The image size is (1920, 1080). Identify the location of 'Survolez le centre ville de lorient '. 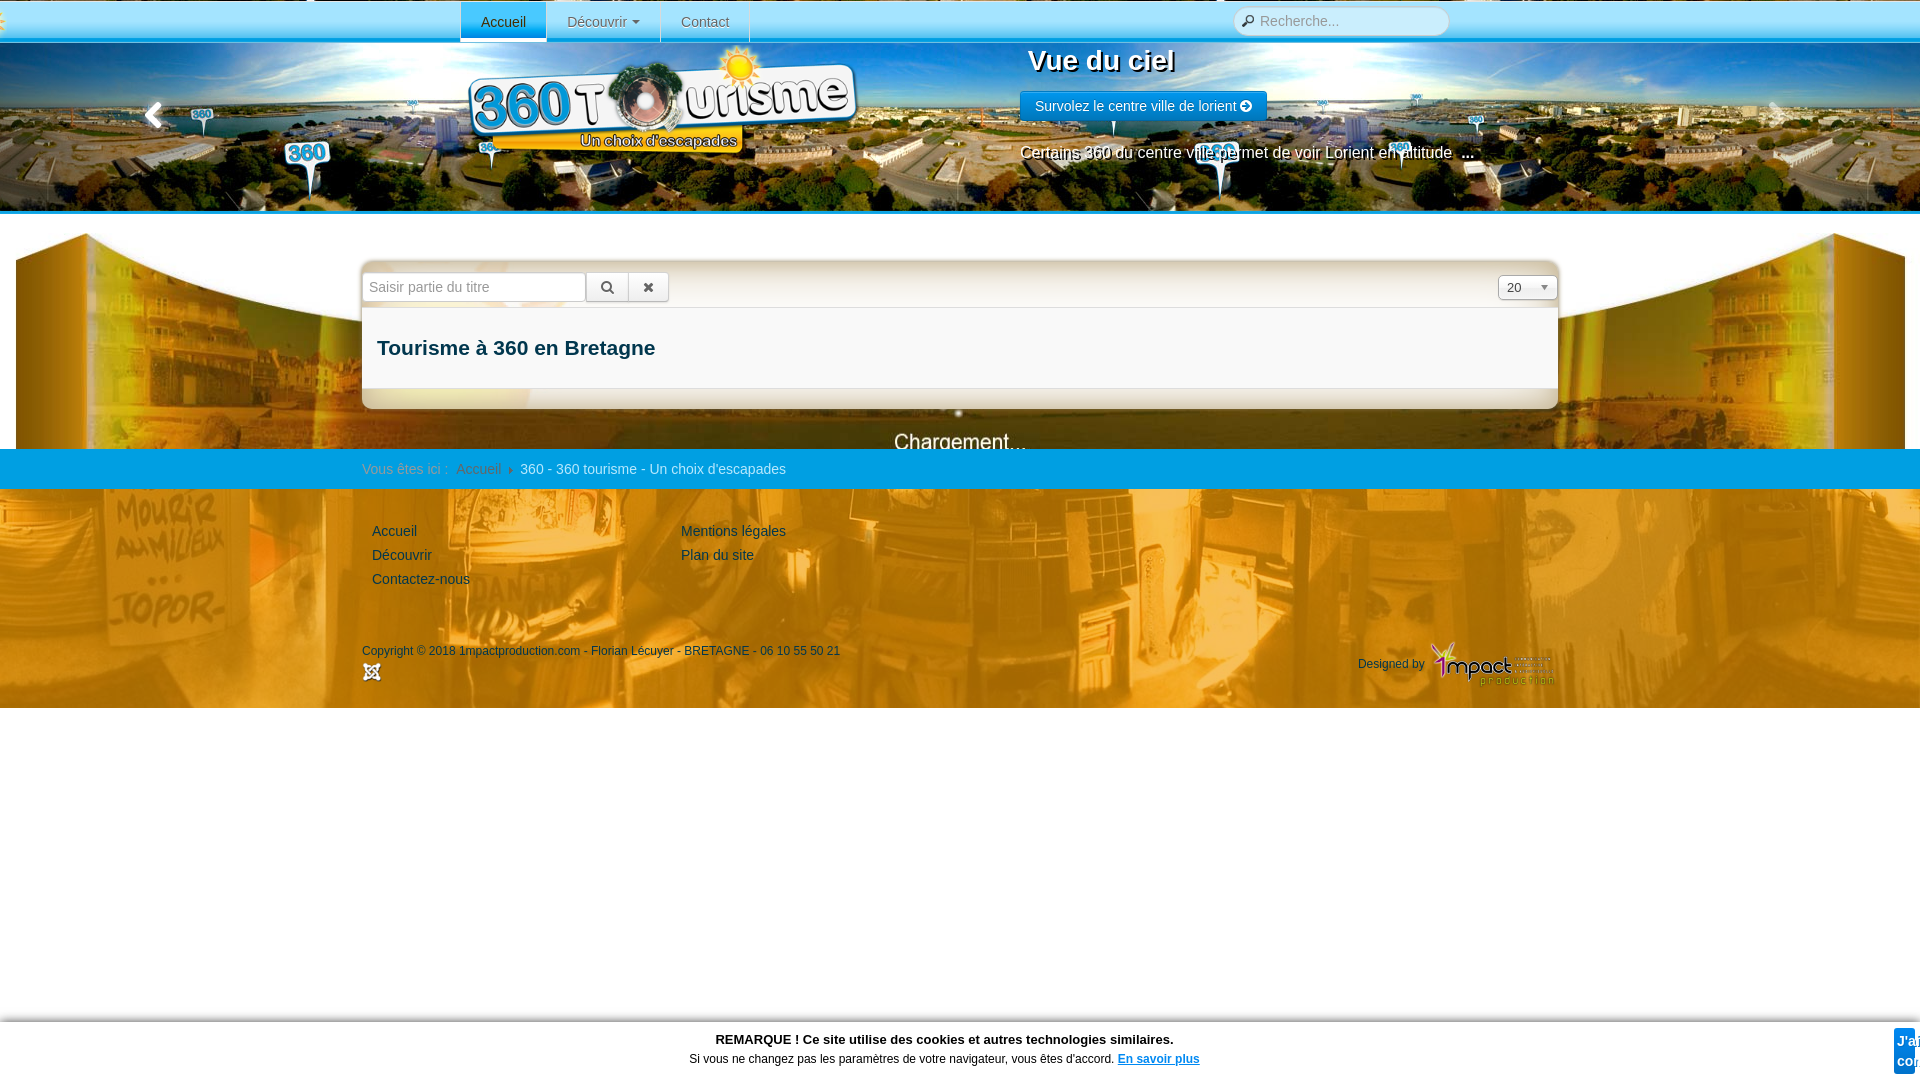
(1143, 105).